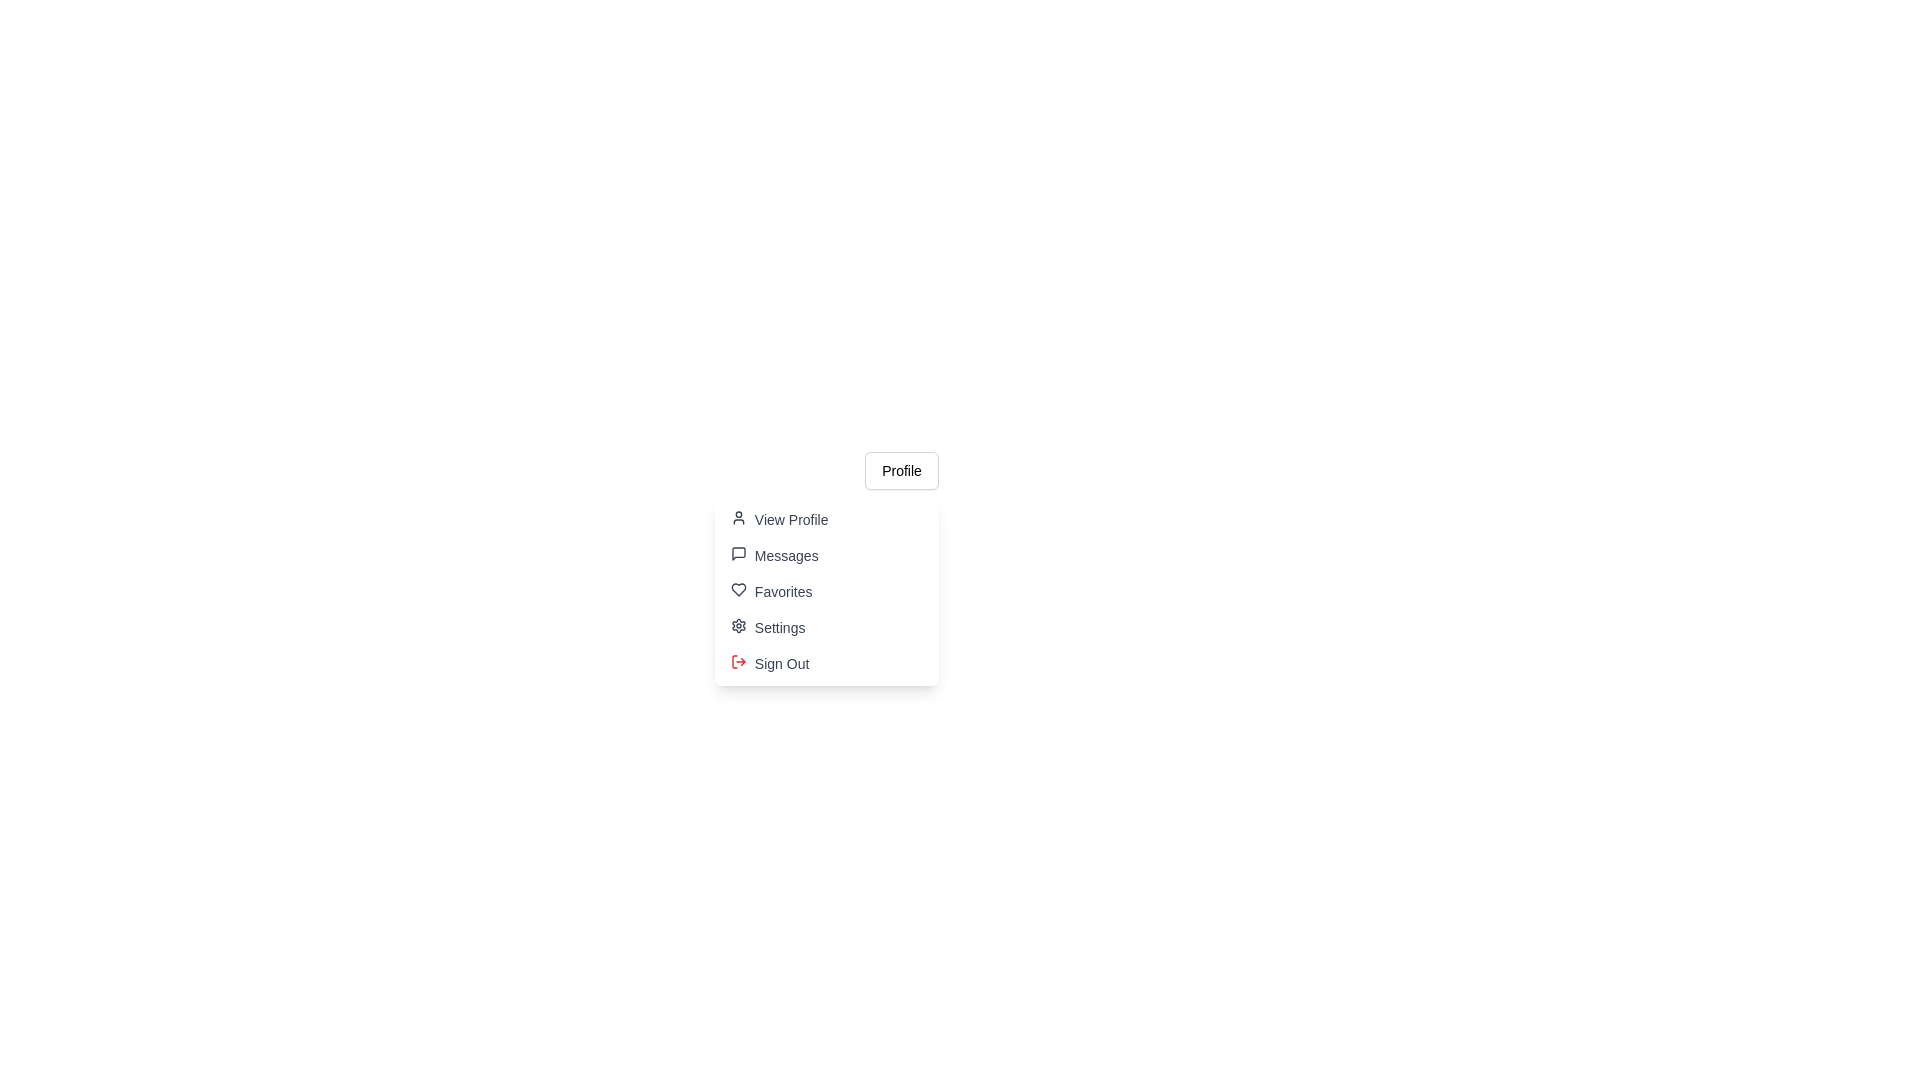 The image size is (1920, 1080). Describe the element at coordinates (737, 554) in the screenshot. I see `the chat bubble icon in the 'Messages' dropdown menu` at that location.